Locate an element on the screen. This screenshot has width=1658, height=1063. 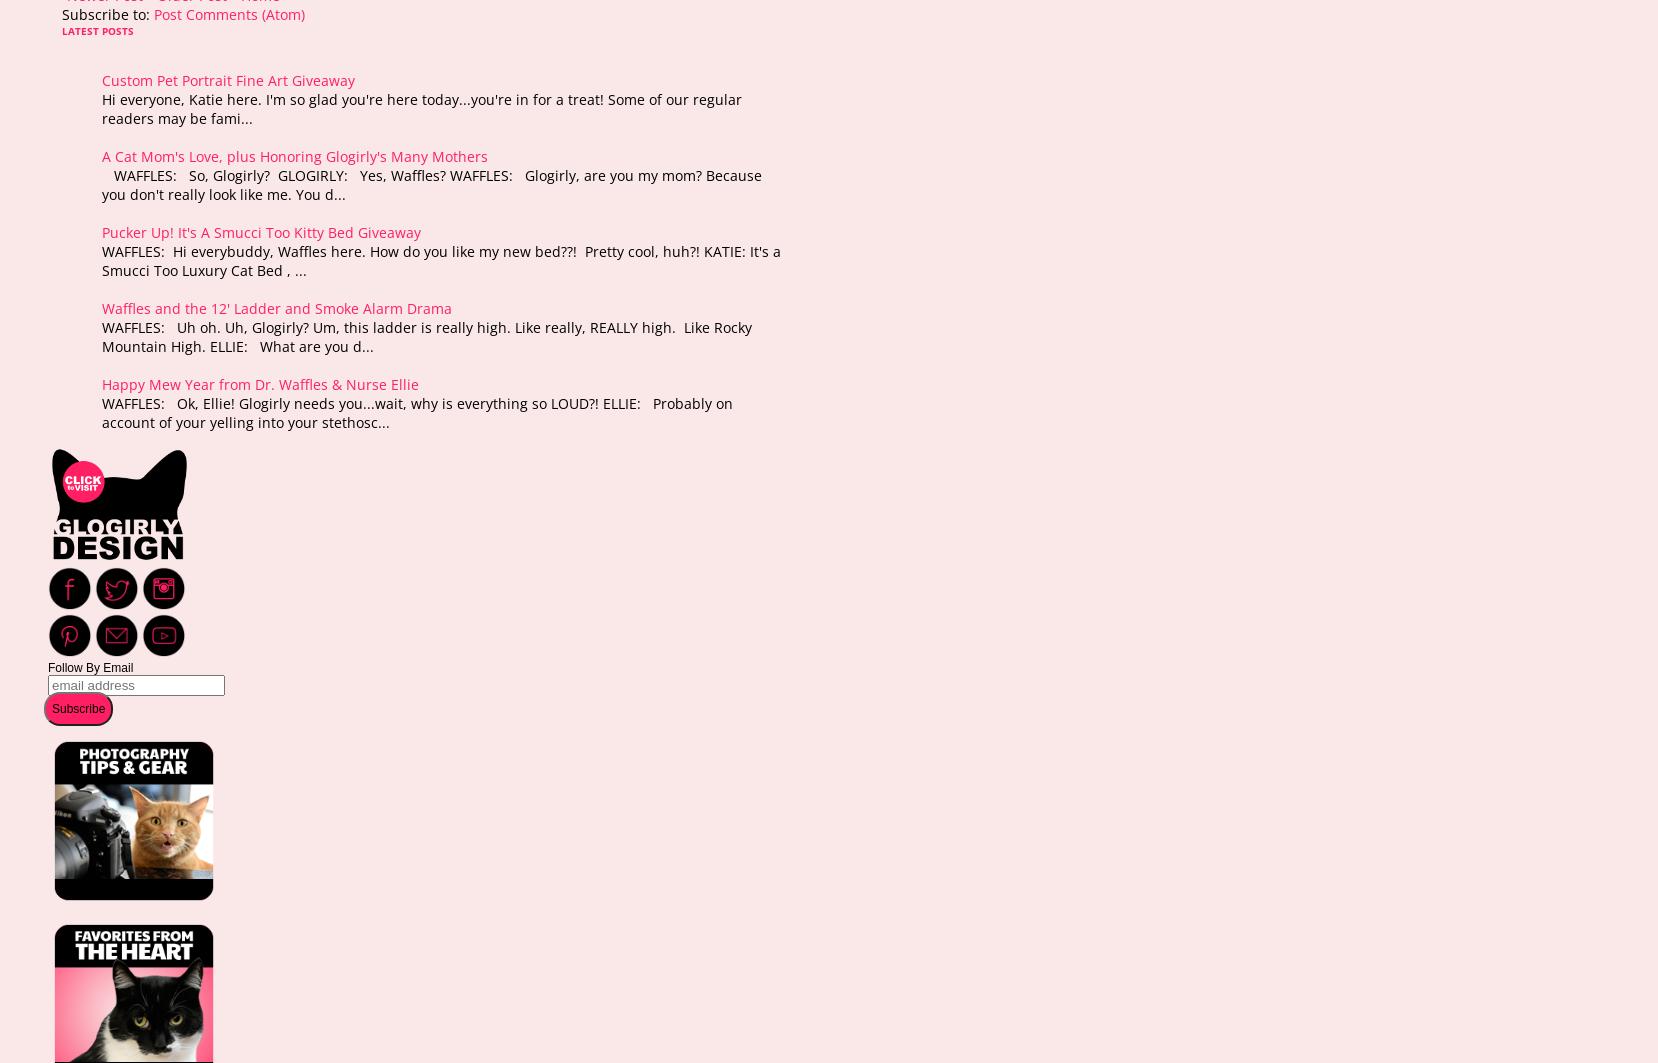
'Follow By Email' is located at coordinates (89, 666).